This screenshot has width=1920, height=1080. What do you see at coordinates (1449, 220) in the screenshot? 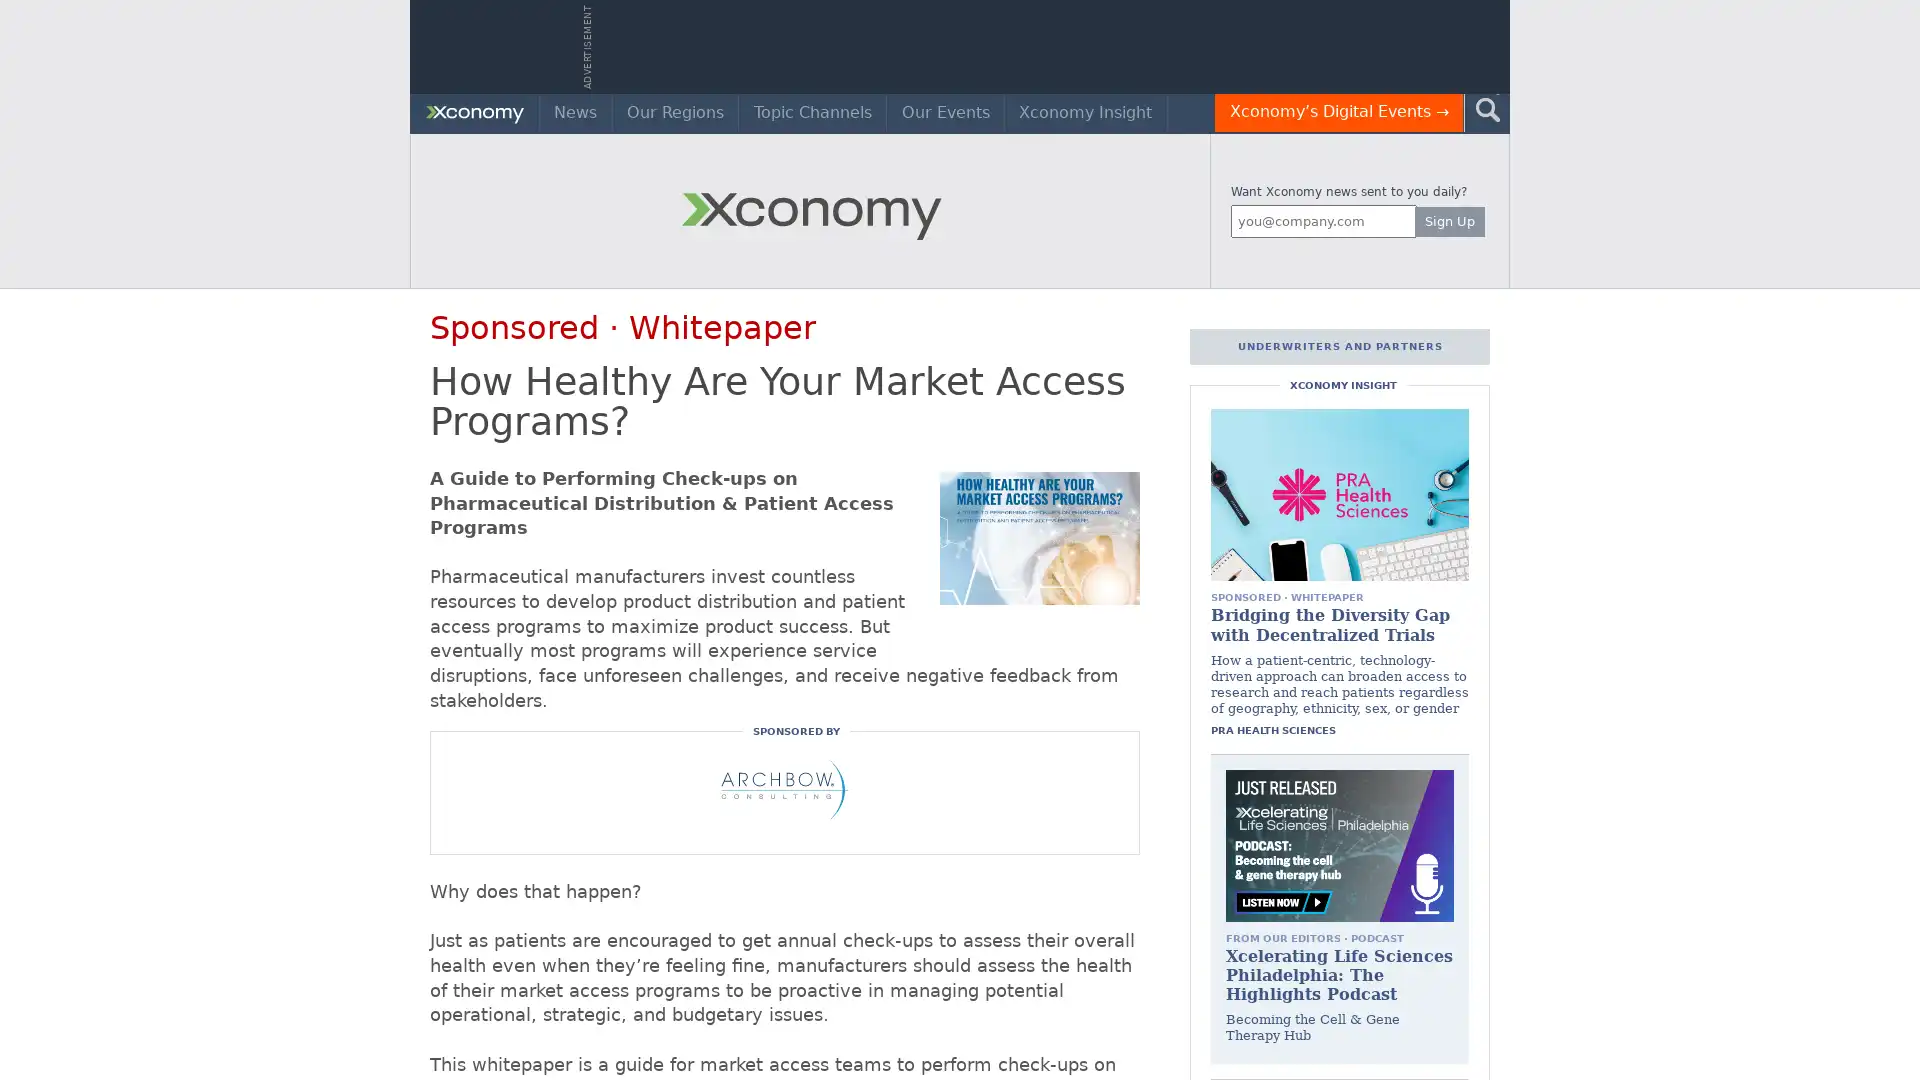
I see `Sign Up` at bounding box center [1449, 220].